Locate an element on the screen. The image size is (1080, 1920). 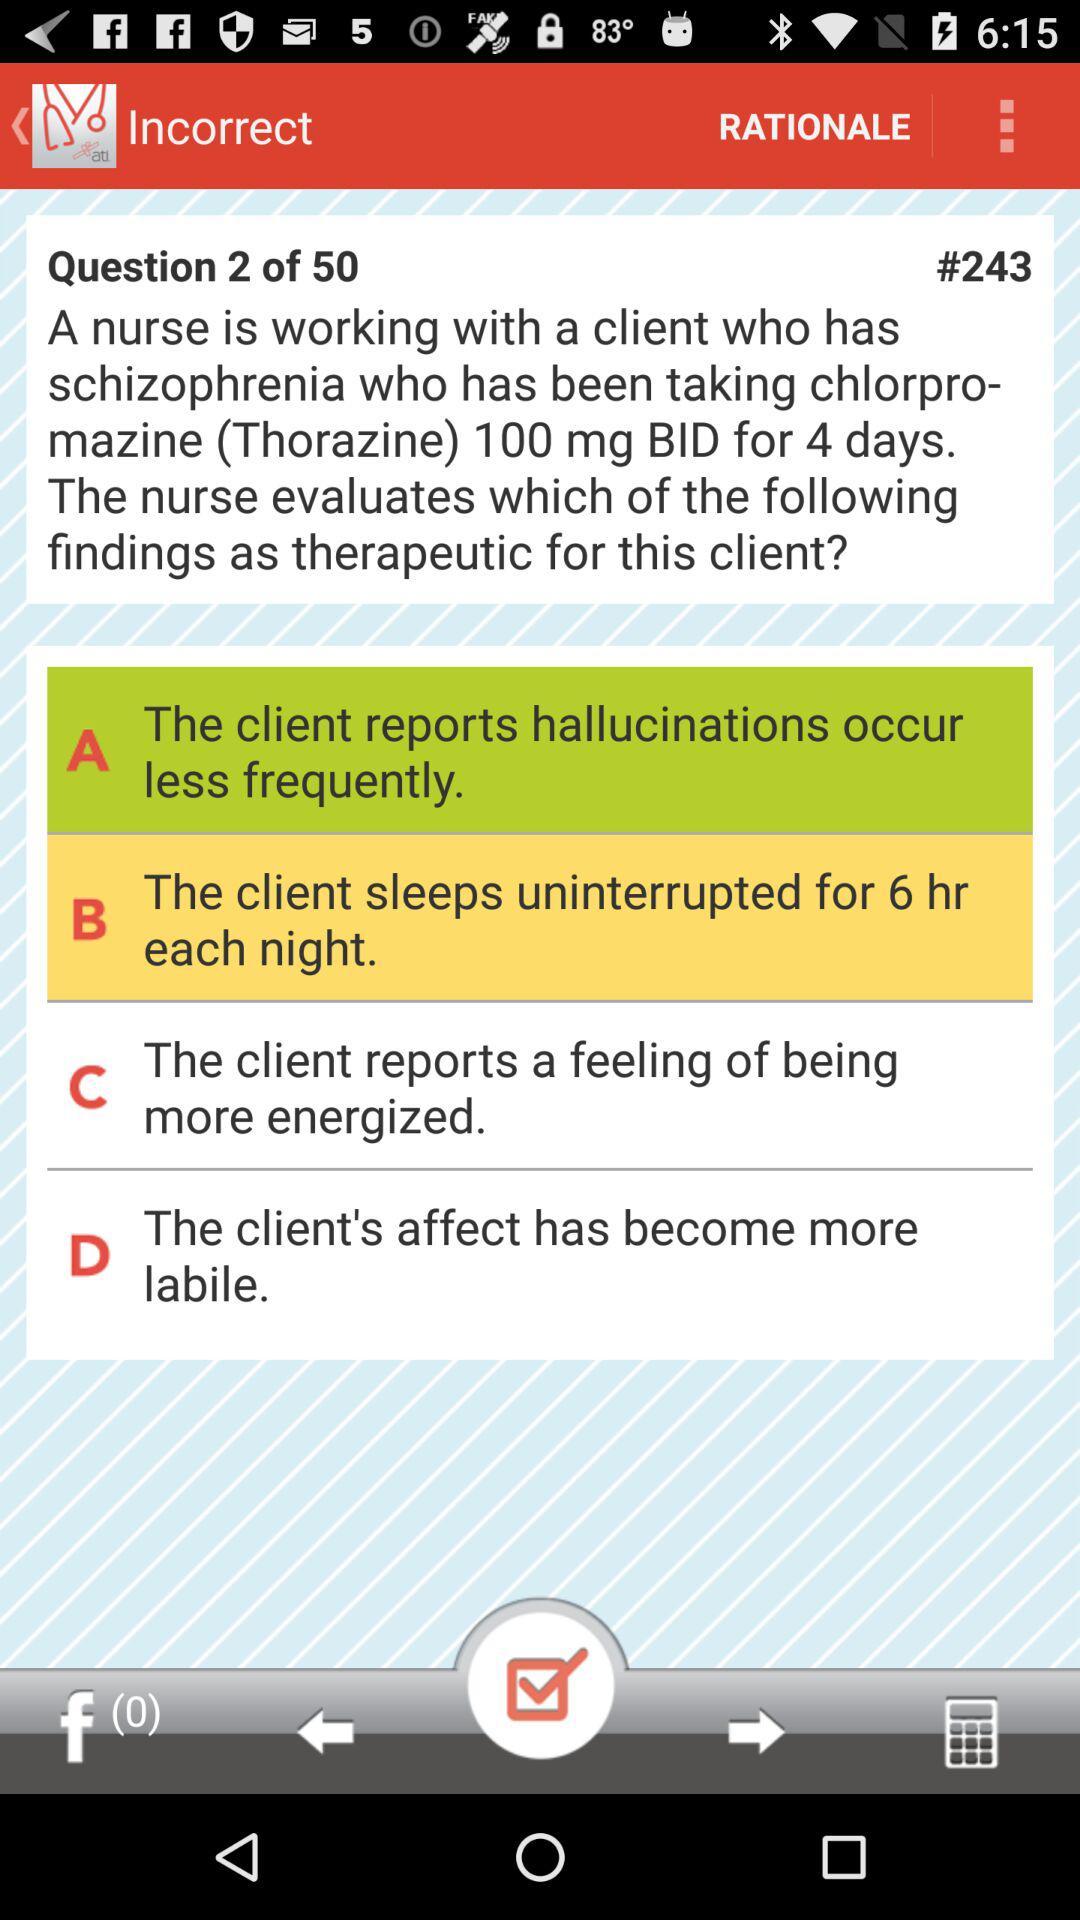
the arrow_forward icon is located at coordinates (756, 1851).